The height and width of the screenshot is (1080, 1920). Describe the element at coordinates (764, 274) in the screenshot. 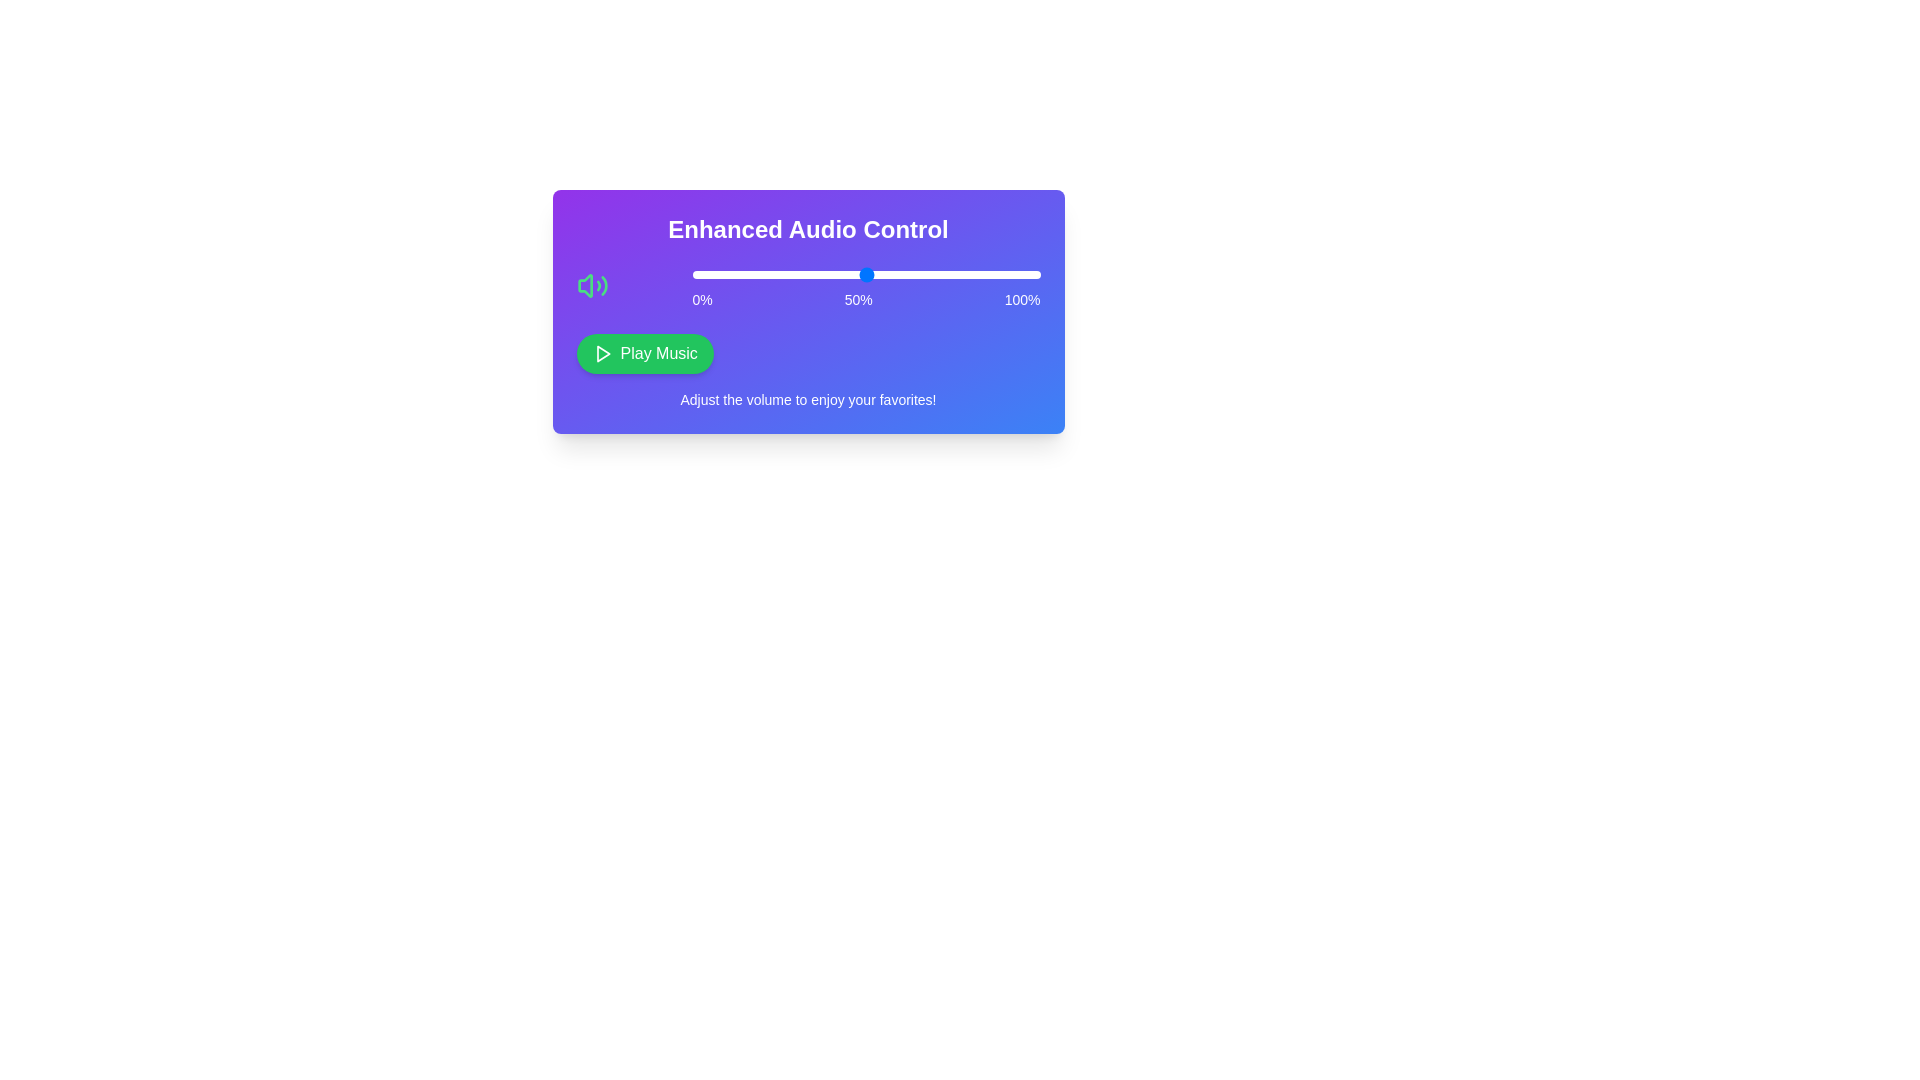

I see `the slider to set the volume to 21%` at that location.